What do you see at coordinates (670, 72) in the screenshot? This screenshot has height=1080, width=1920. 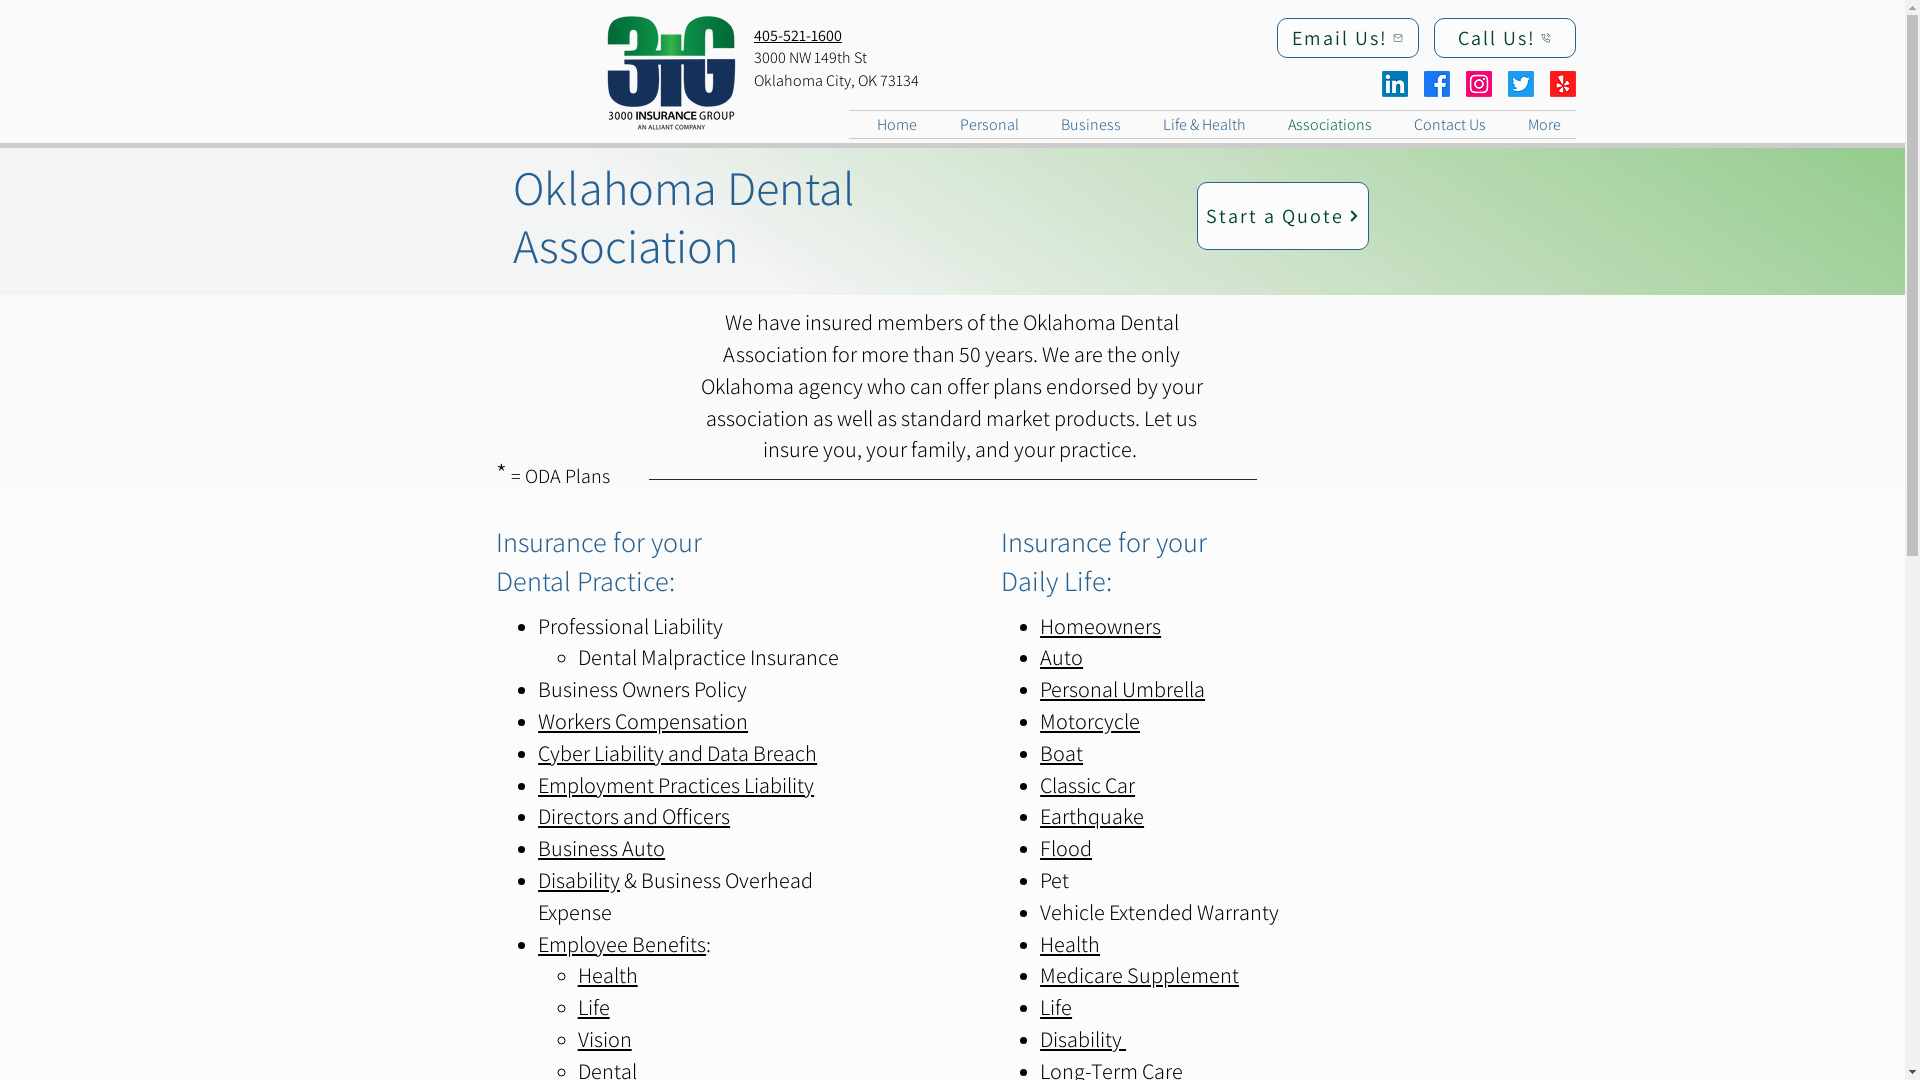 I see `'3iG_logo_CO.png'` at bounding box center [670, 72].